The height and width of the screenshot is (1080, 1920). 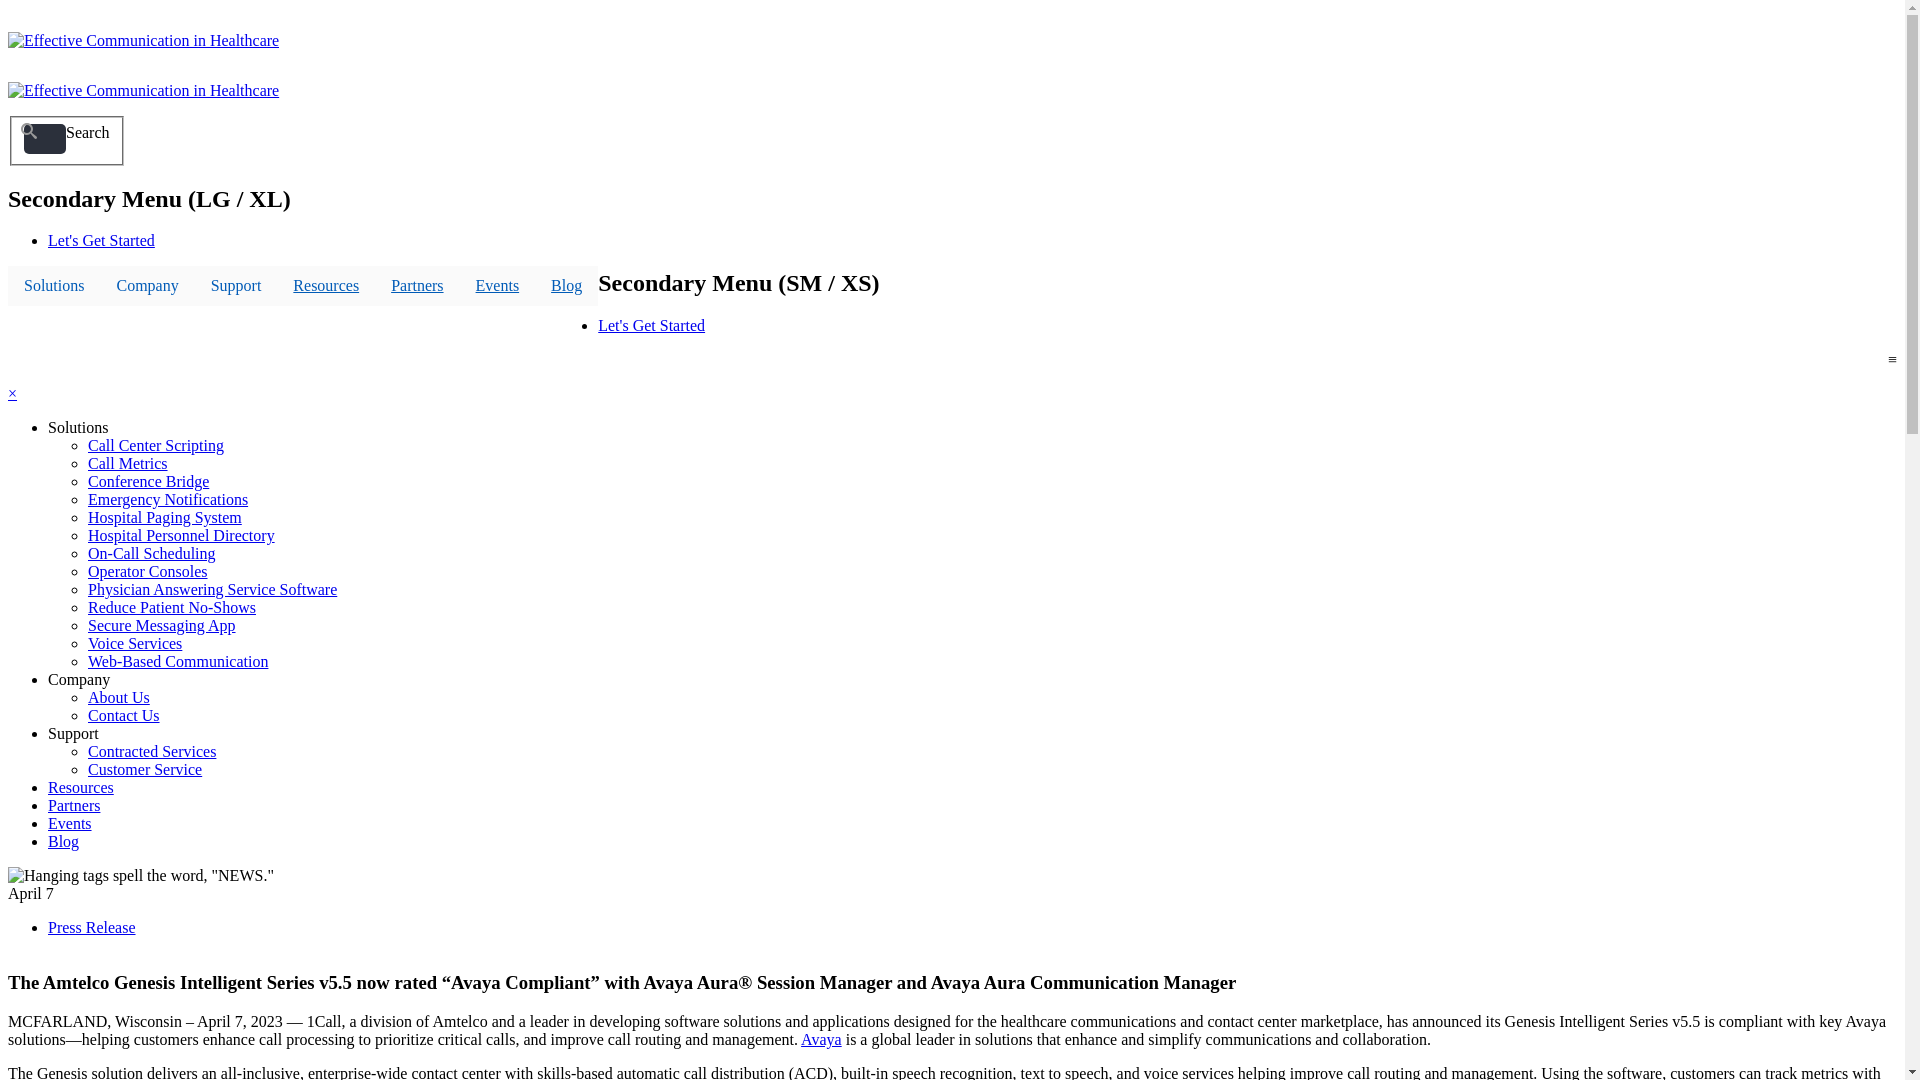 I want to click on 'Customer Service', so click(x=143, y=768).